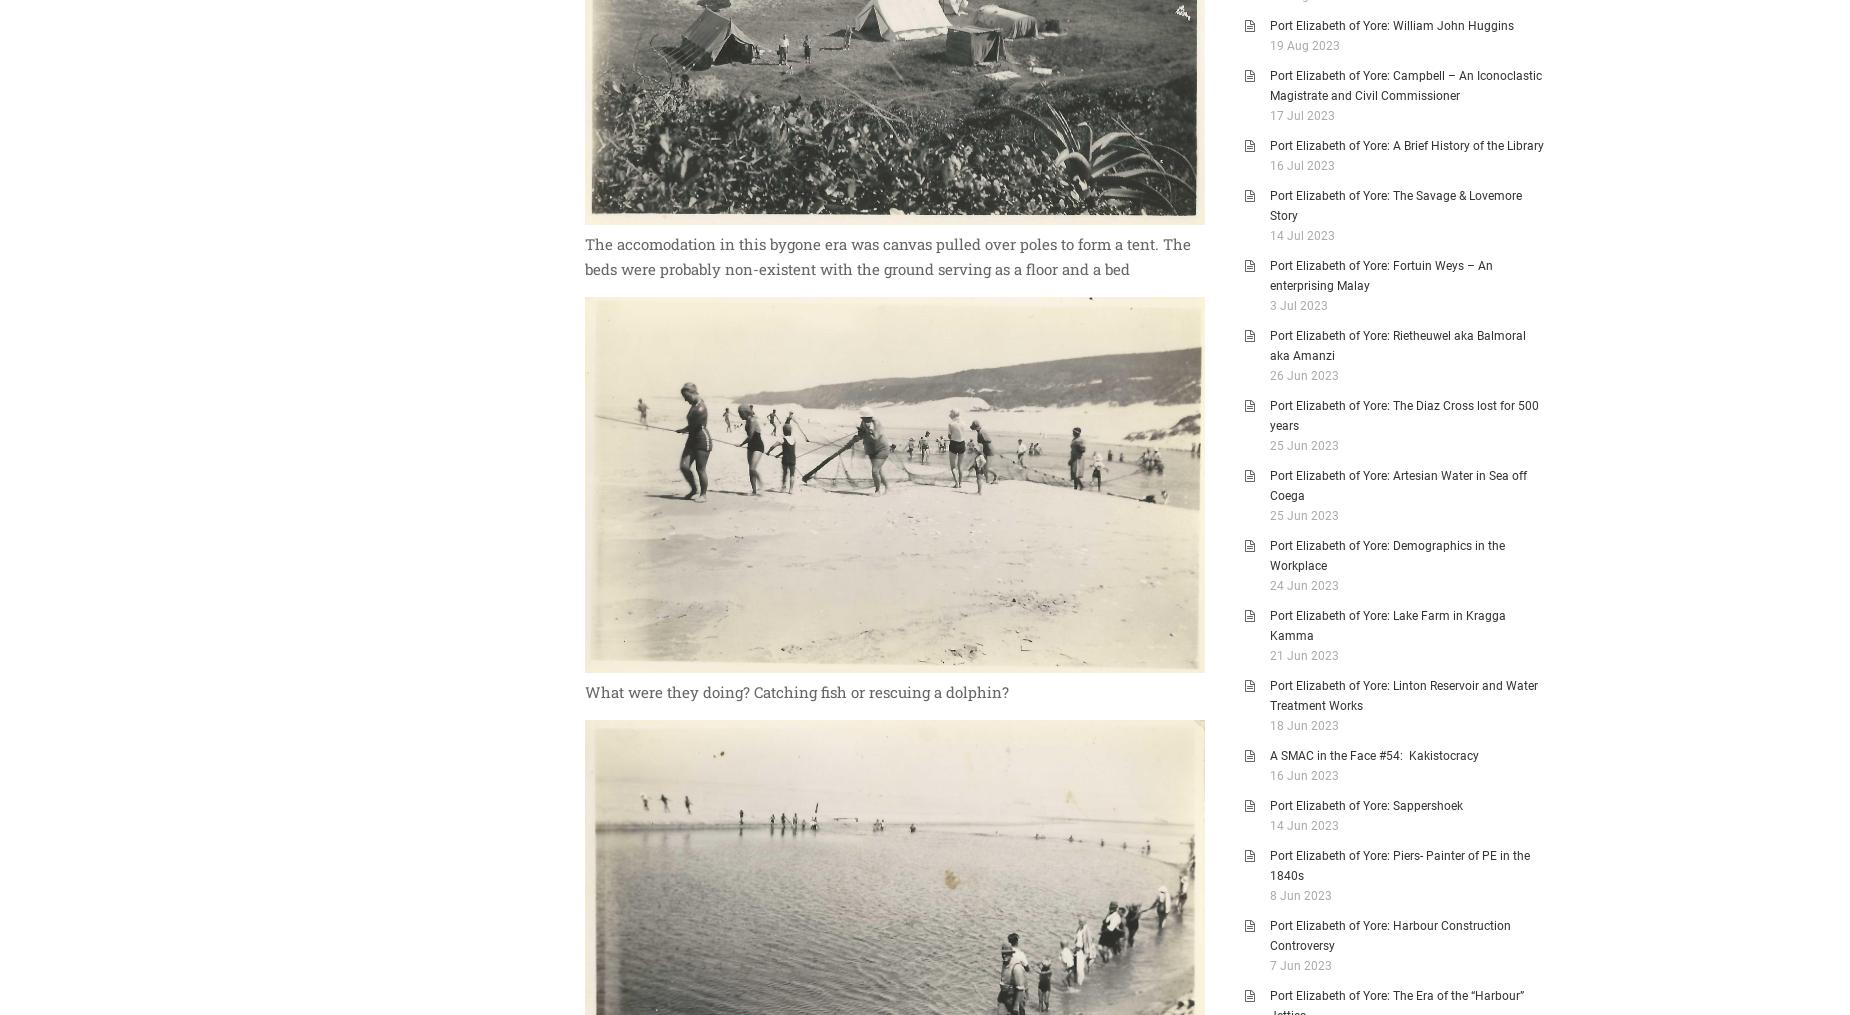  Describe the element at coordinates (584, 692) in the screenshot. I see `'What were they doing? Catching fish or rescuing a dolphin?'` at that location.